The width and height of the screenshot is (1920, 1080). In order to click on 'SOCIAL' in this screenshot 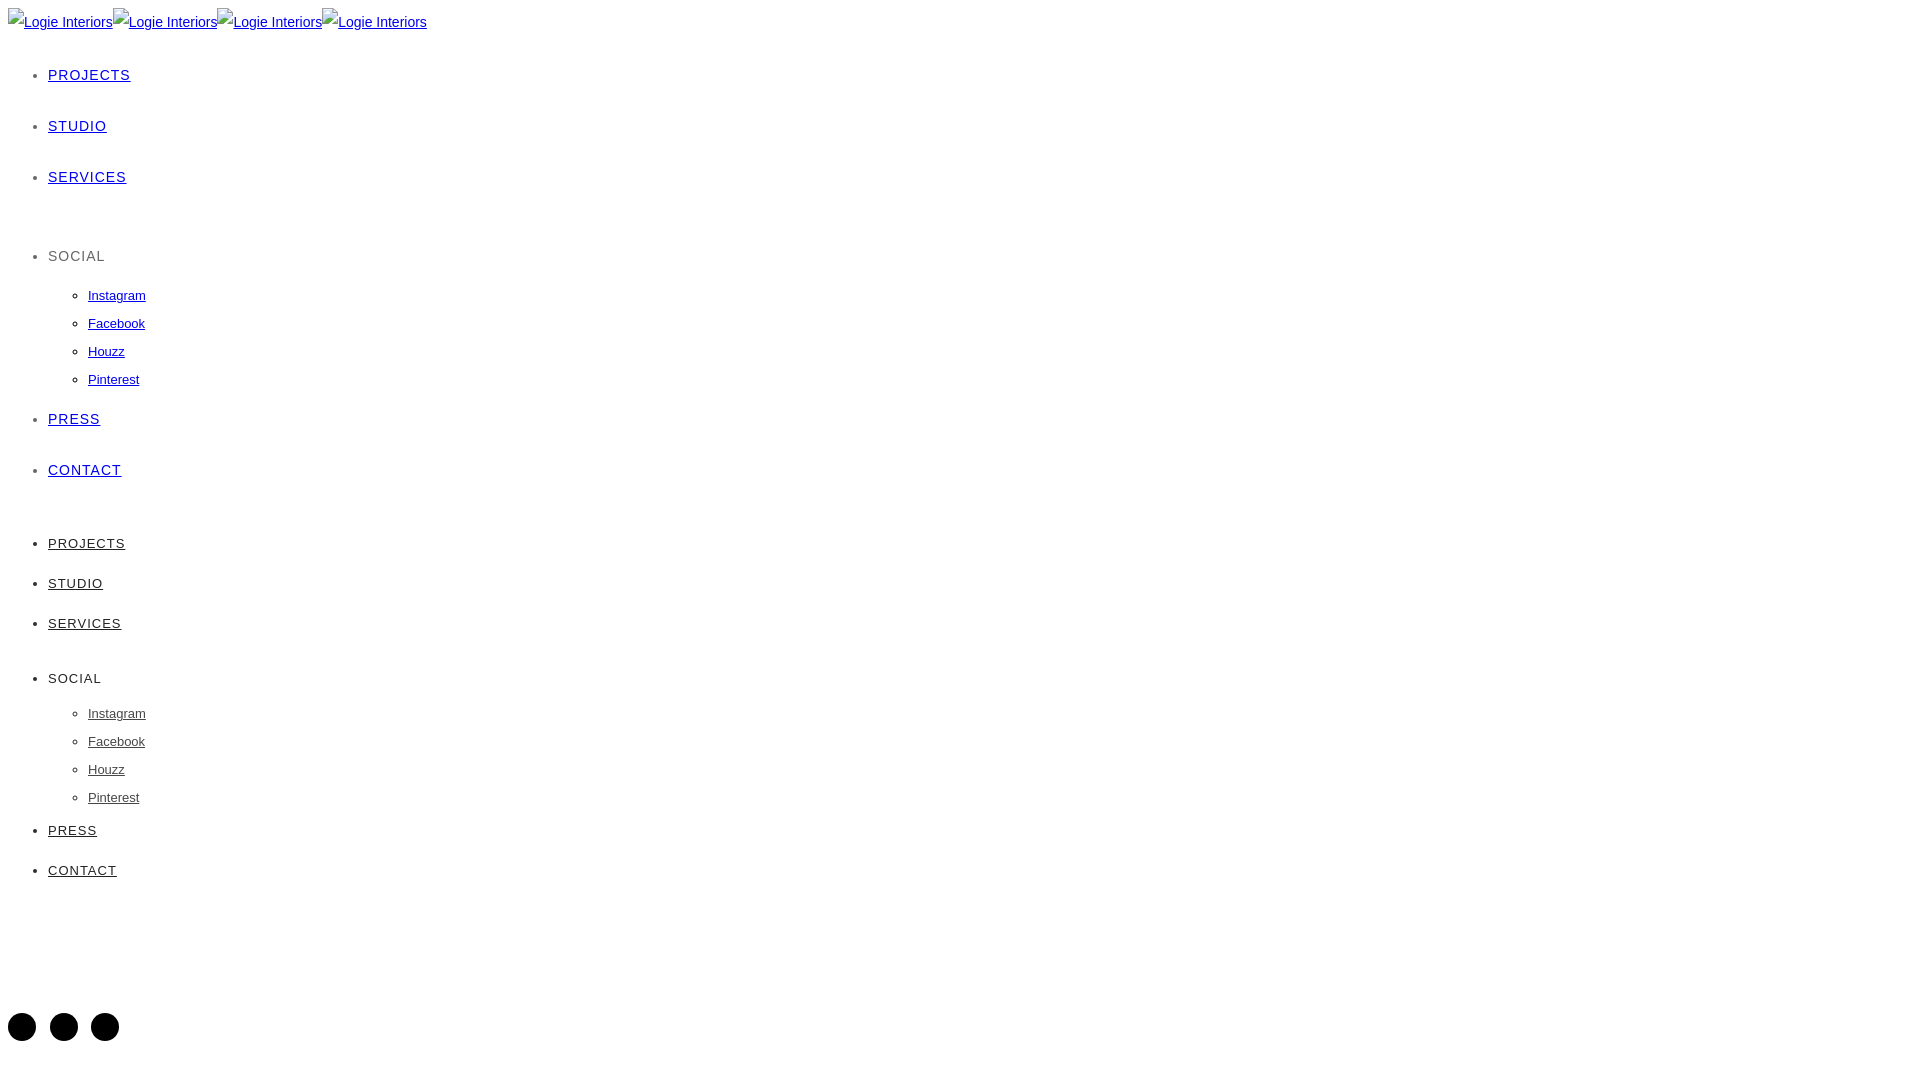, I will do `click(75, 677)`.